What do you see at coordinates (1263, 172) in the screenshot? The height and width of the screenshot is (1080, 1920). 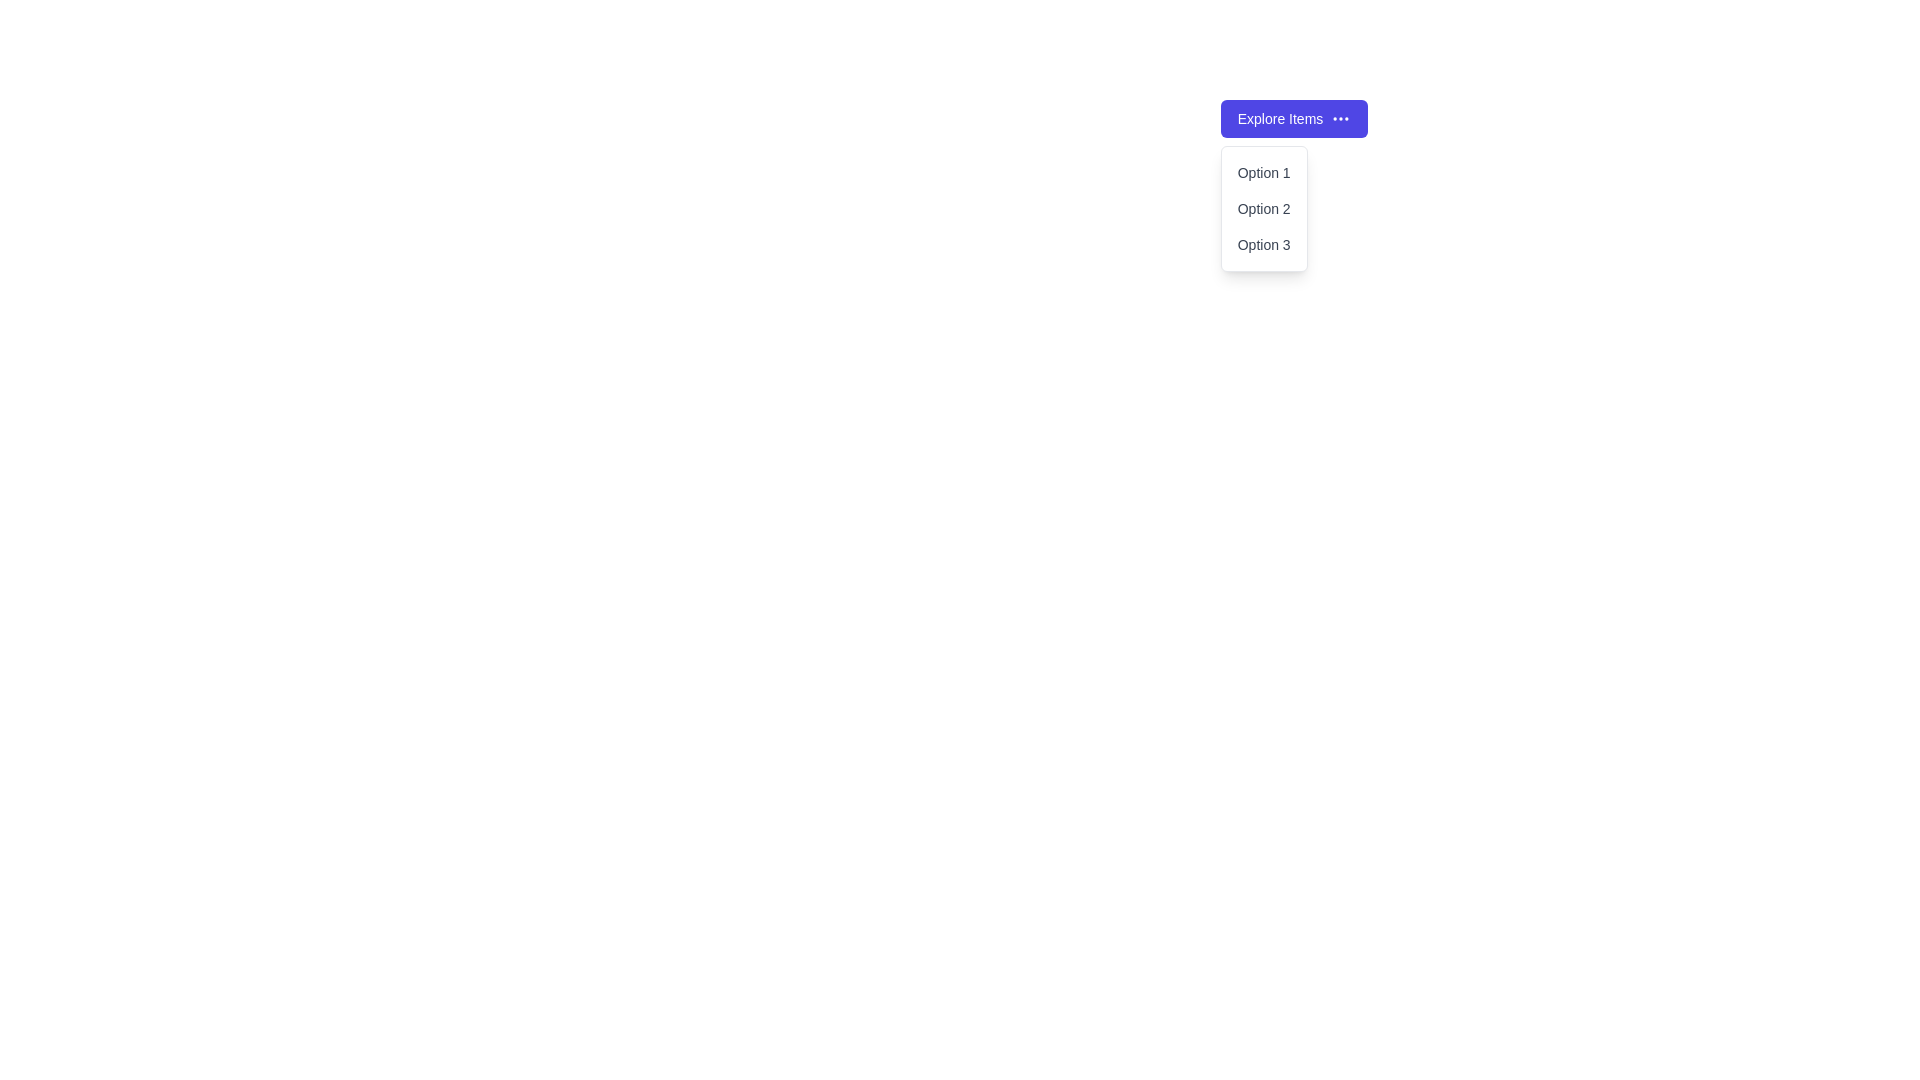 I see `the option Option 1 in the dropdown to preview its content` at bounding box center [1263, 172].